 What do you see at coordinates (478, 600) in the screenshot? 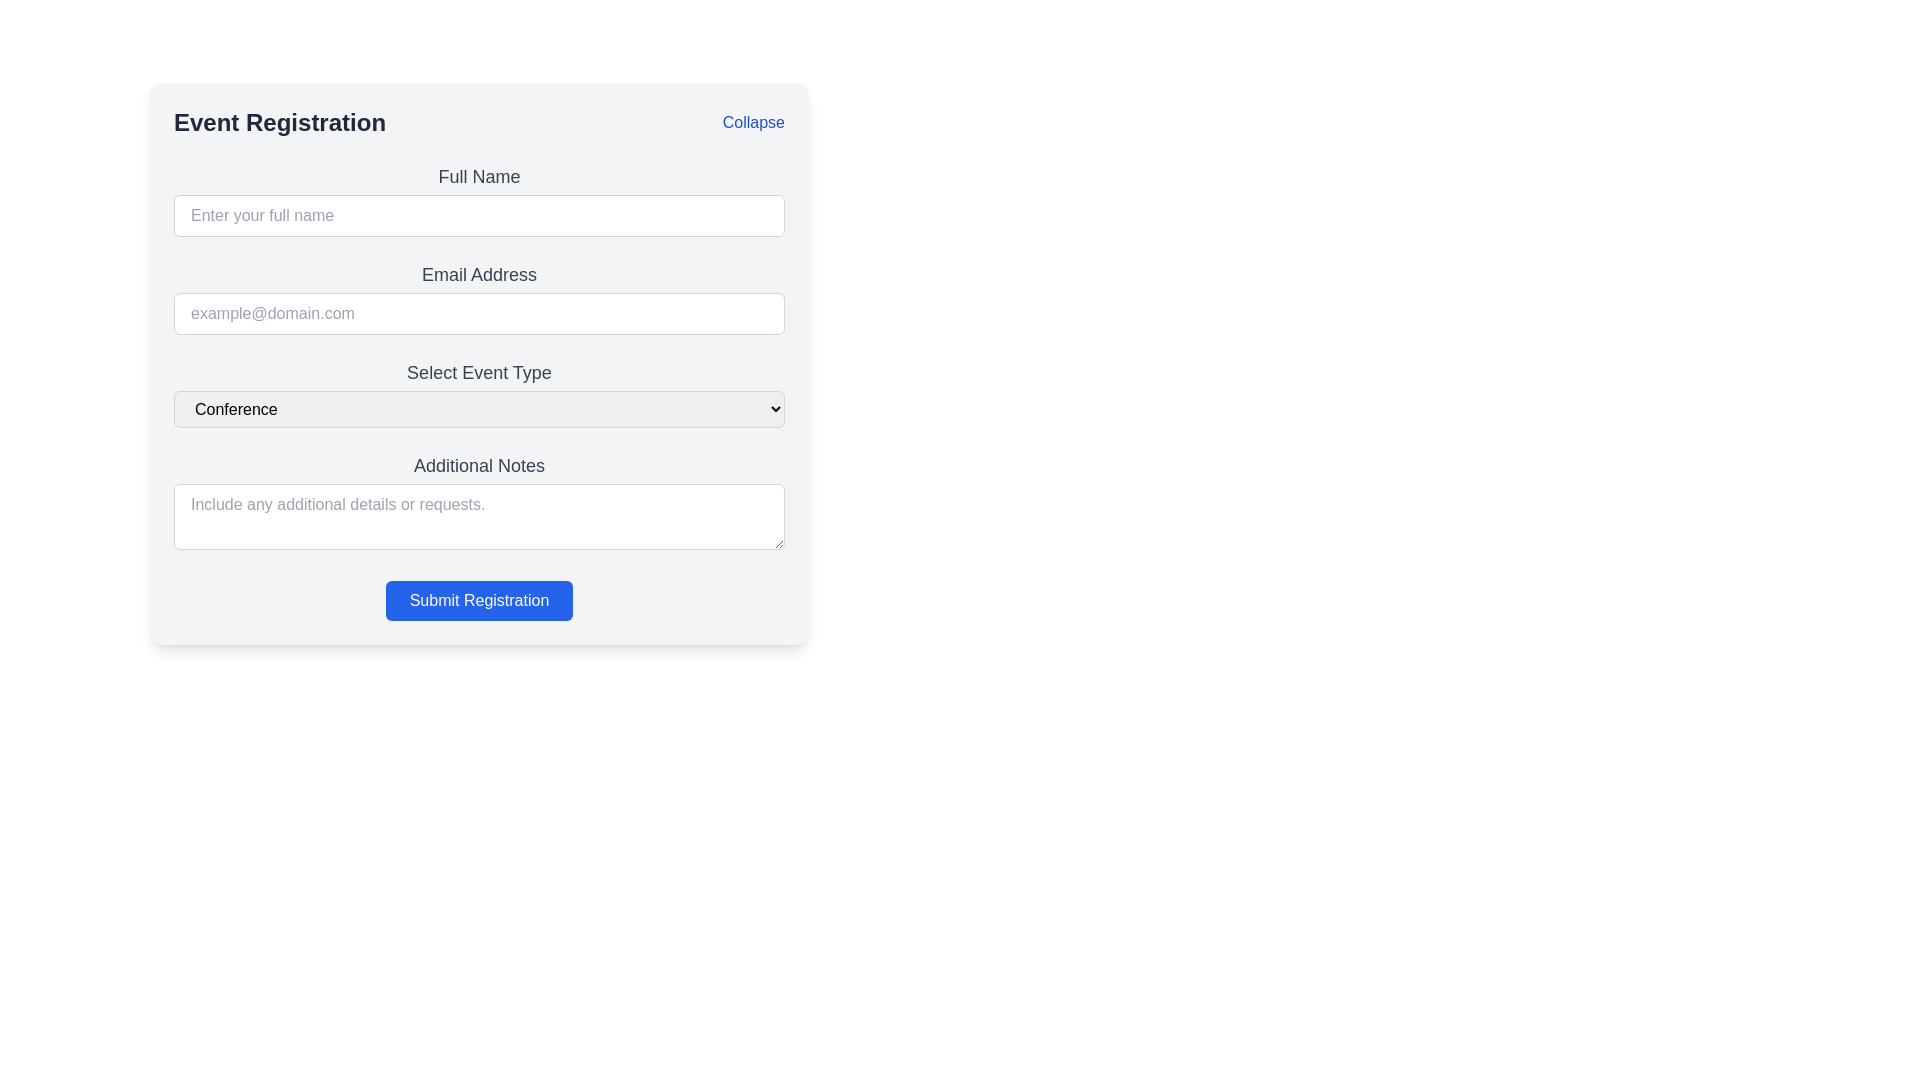
I see `the 'Submit Registration' button, which is a rectangular button with rounded corners, blue background, and white text, located at the bottom of the registration form` at bounding box center [478, 600].